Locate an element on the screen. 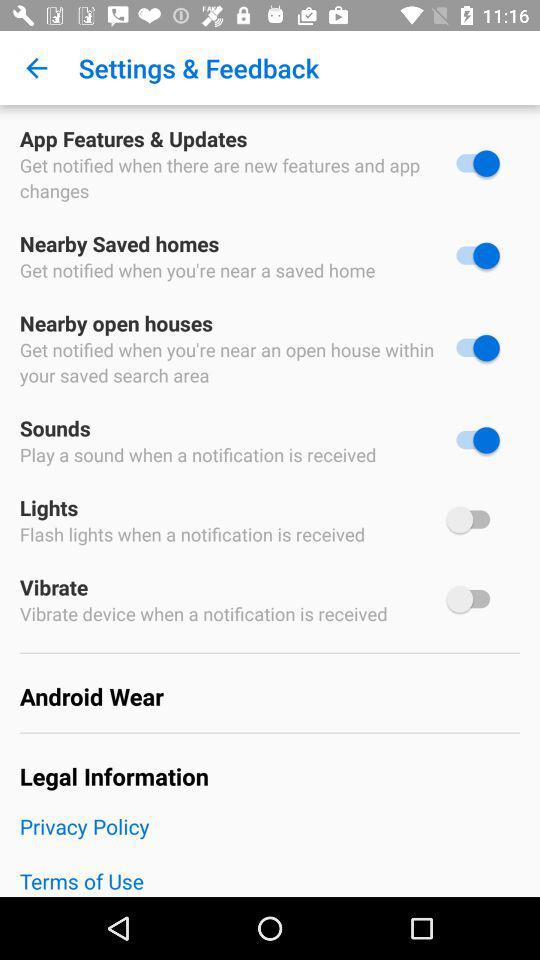 Image resolution: width=540 pixels, height=960 pixels. lights on and off when a notification is received is located at coordinates (472, 518).